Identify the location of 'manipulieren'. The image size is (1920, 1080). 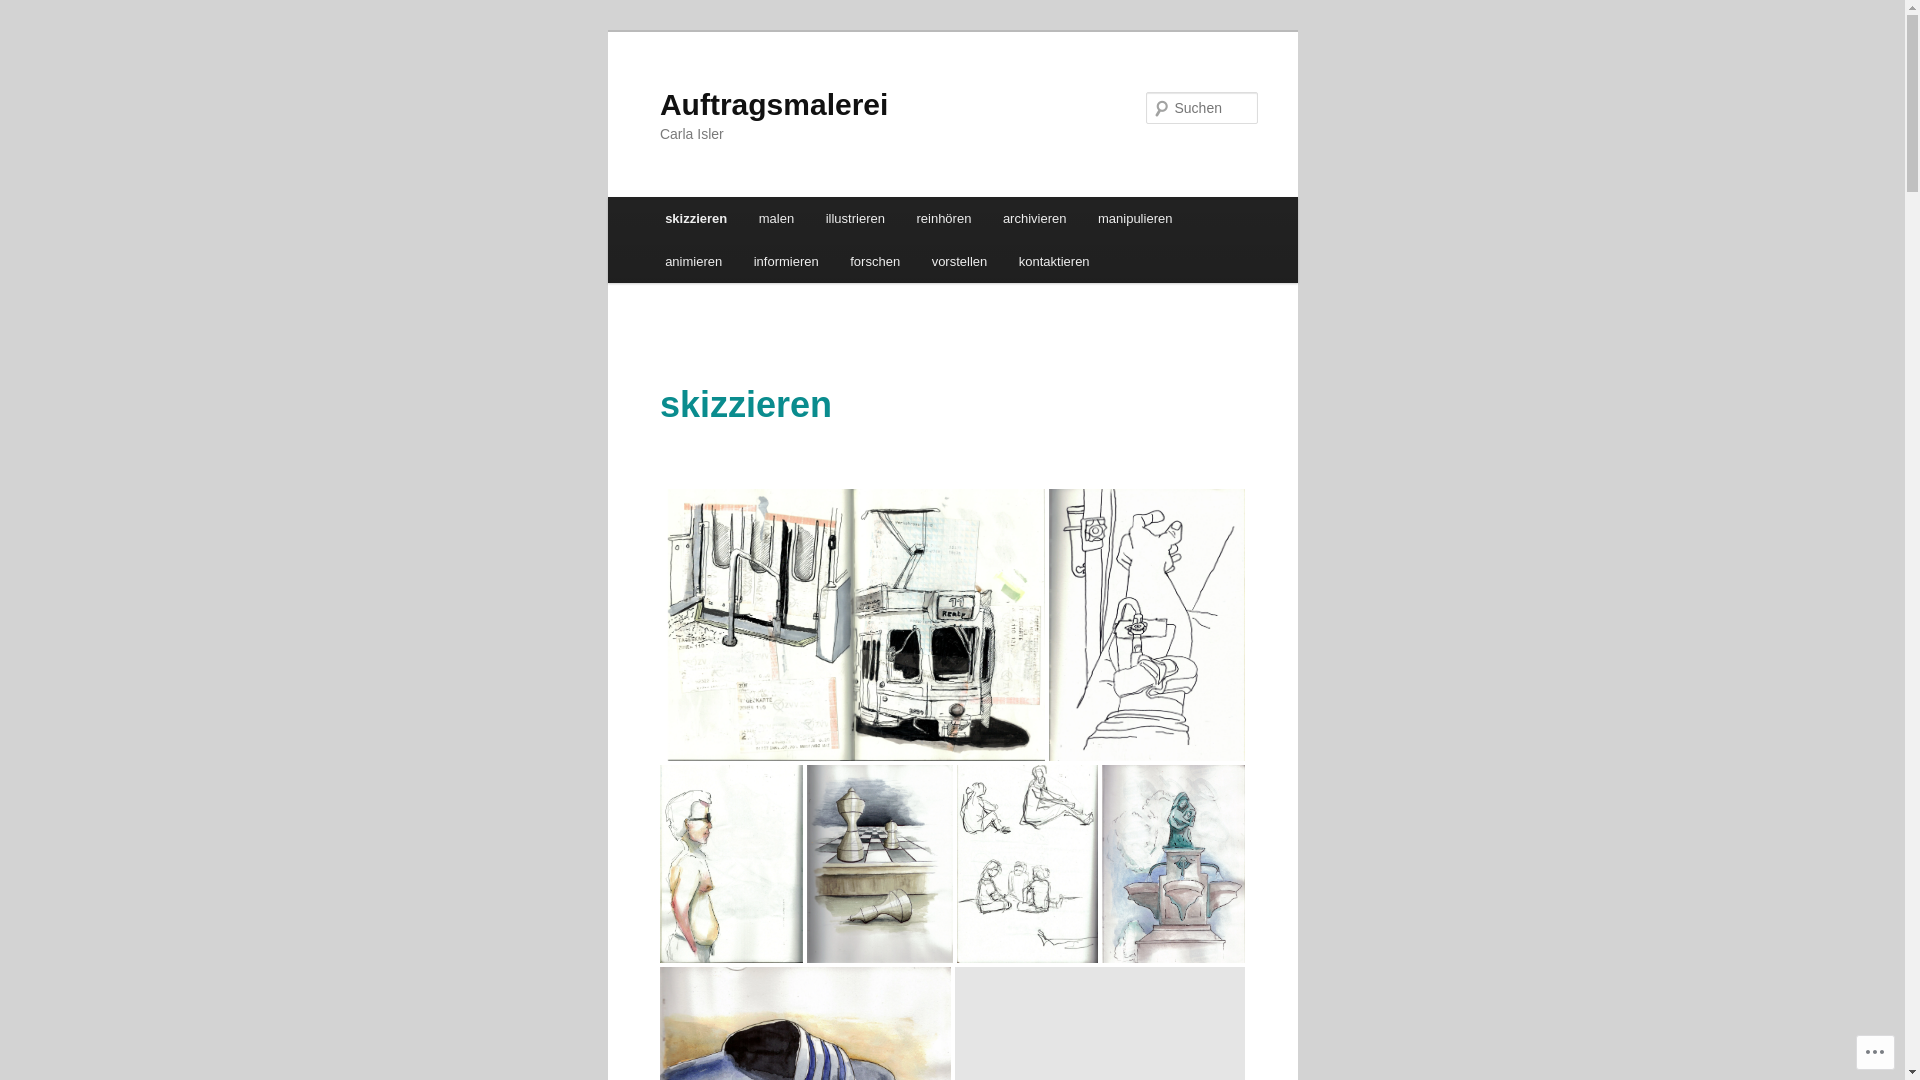
(1080, 218).